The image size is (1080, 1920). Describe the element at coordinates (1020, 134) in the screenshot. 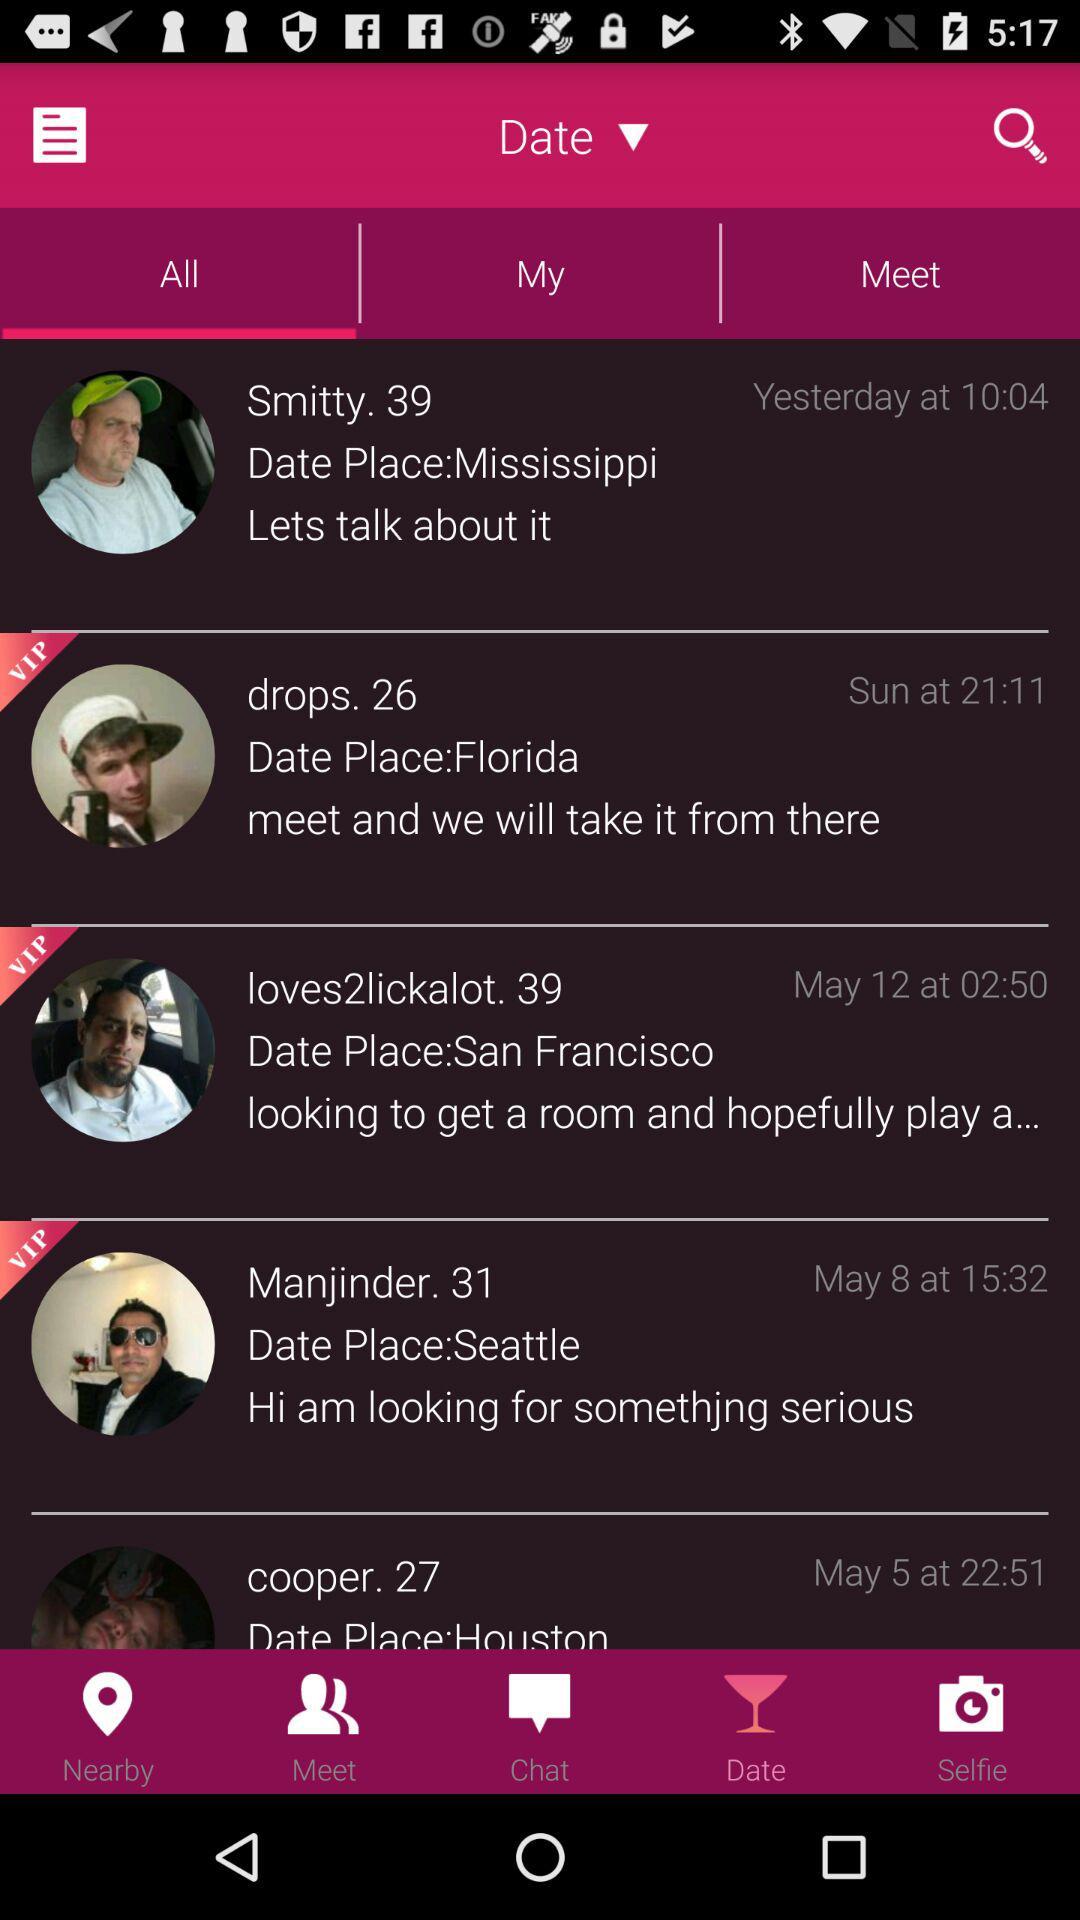

I see `search dating` at that location.